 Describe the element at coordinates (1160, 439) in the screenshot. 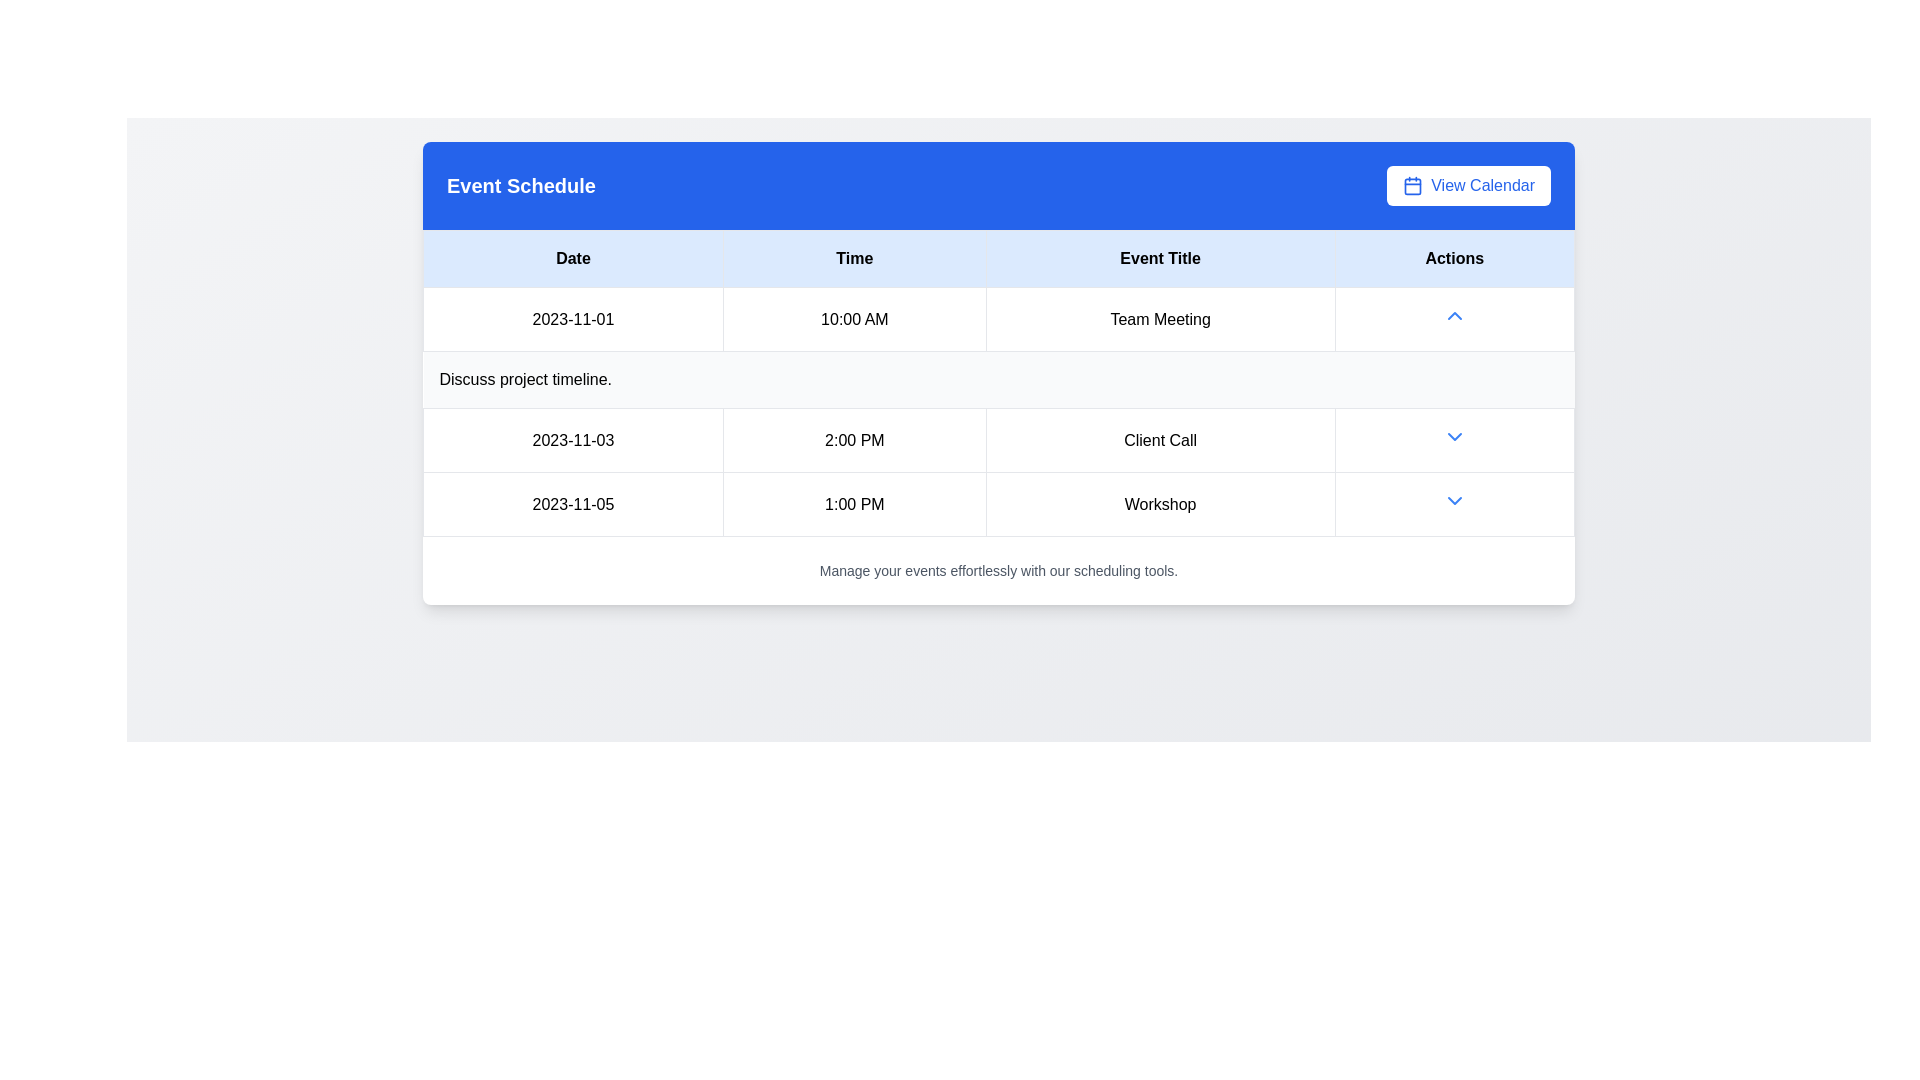

I see `the text label that communicates the event title 'Client Call' located under the 'Event Title' column for the scheduled event at '2:00 PM' on '2023-11-03'` at that location.